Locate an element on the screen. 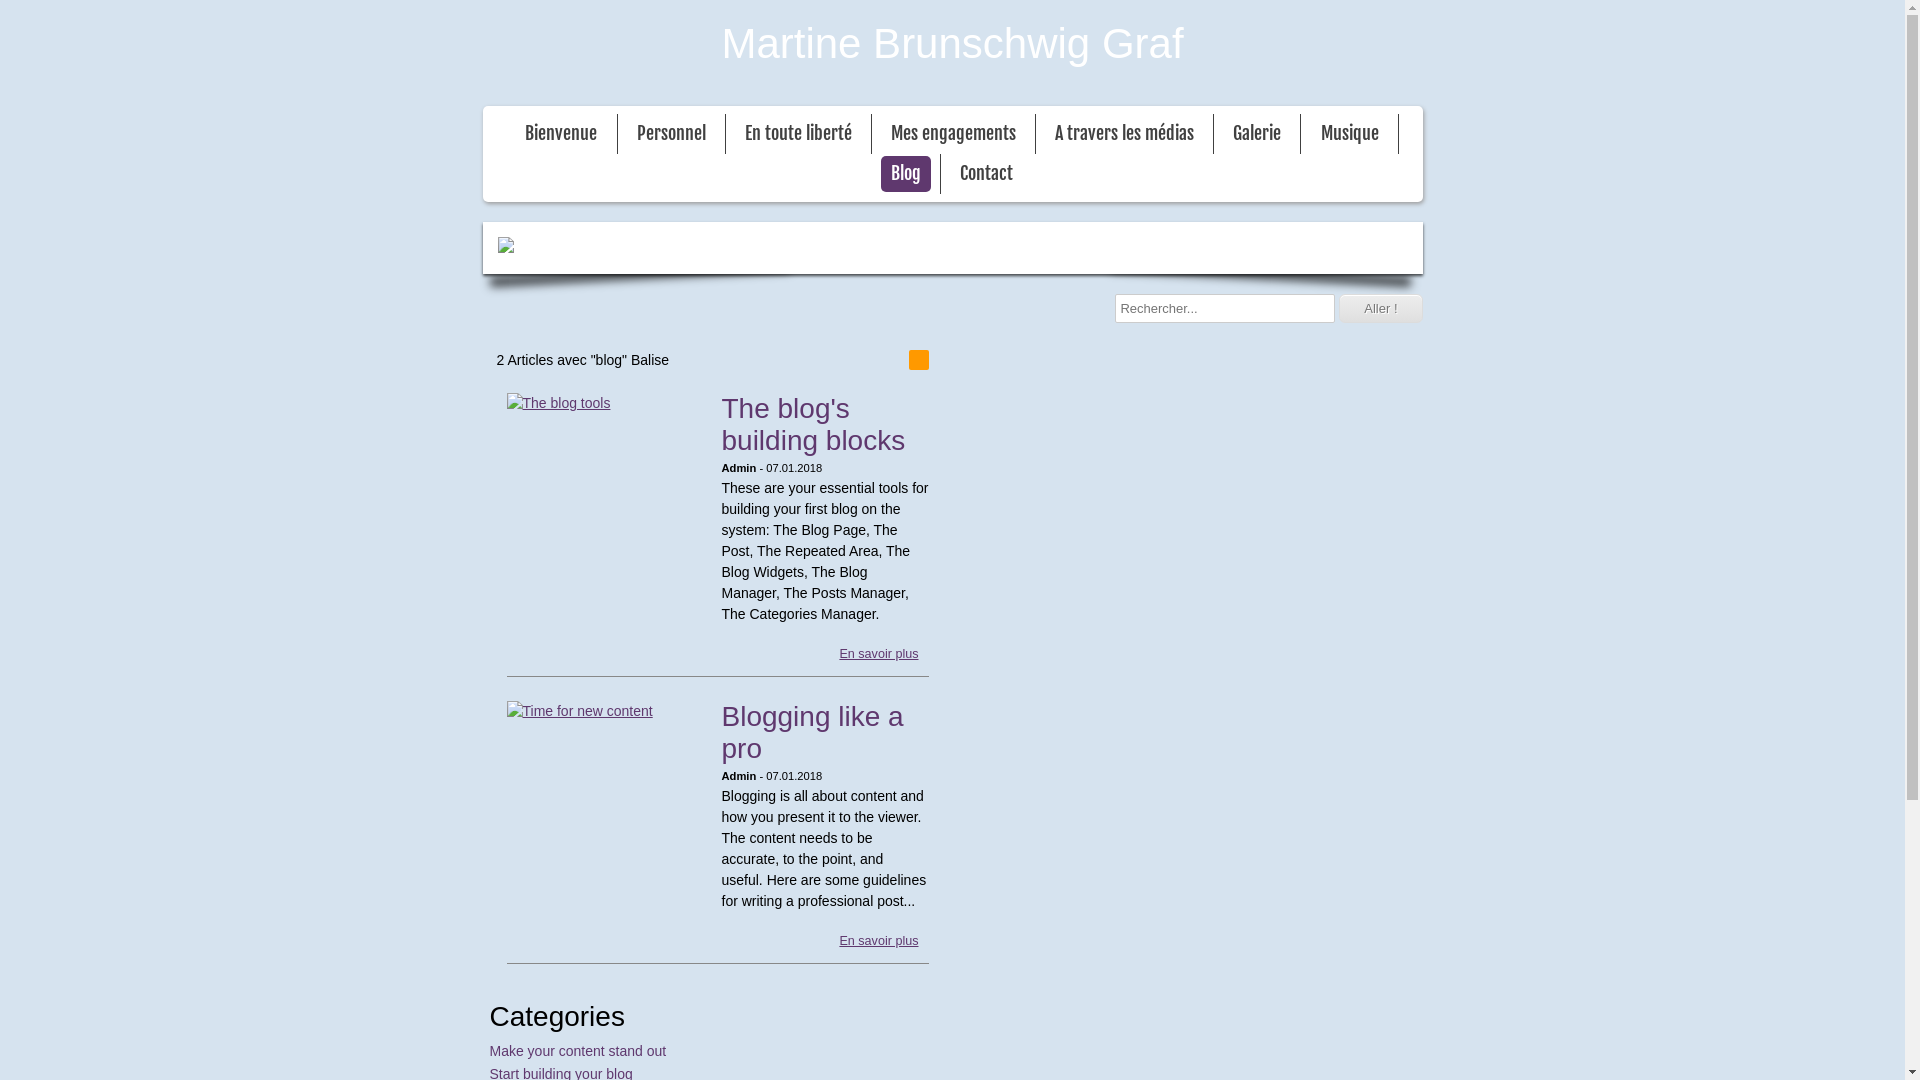 The width and height of the screenshot is (1920, 1080). 'Martine Brunschwig Graf' is located at coordinates (950, 42).